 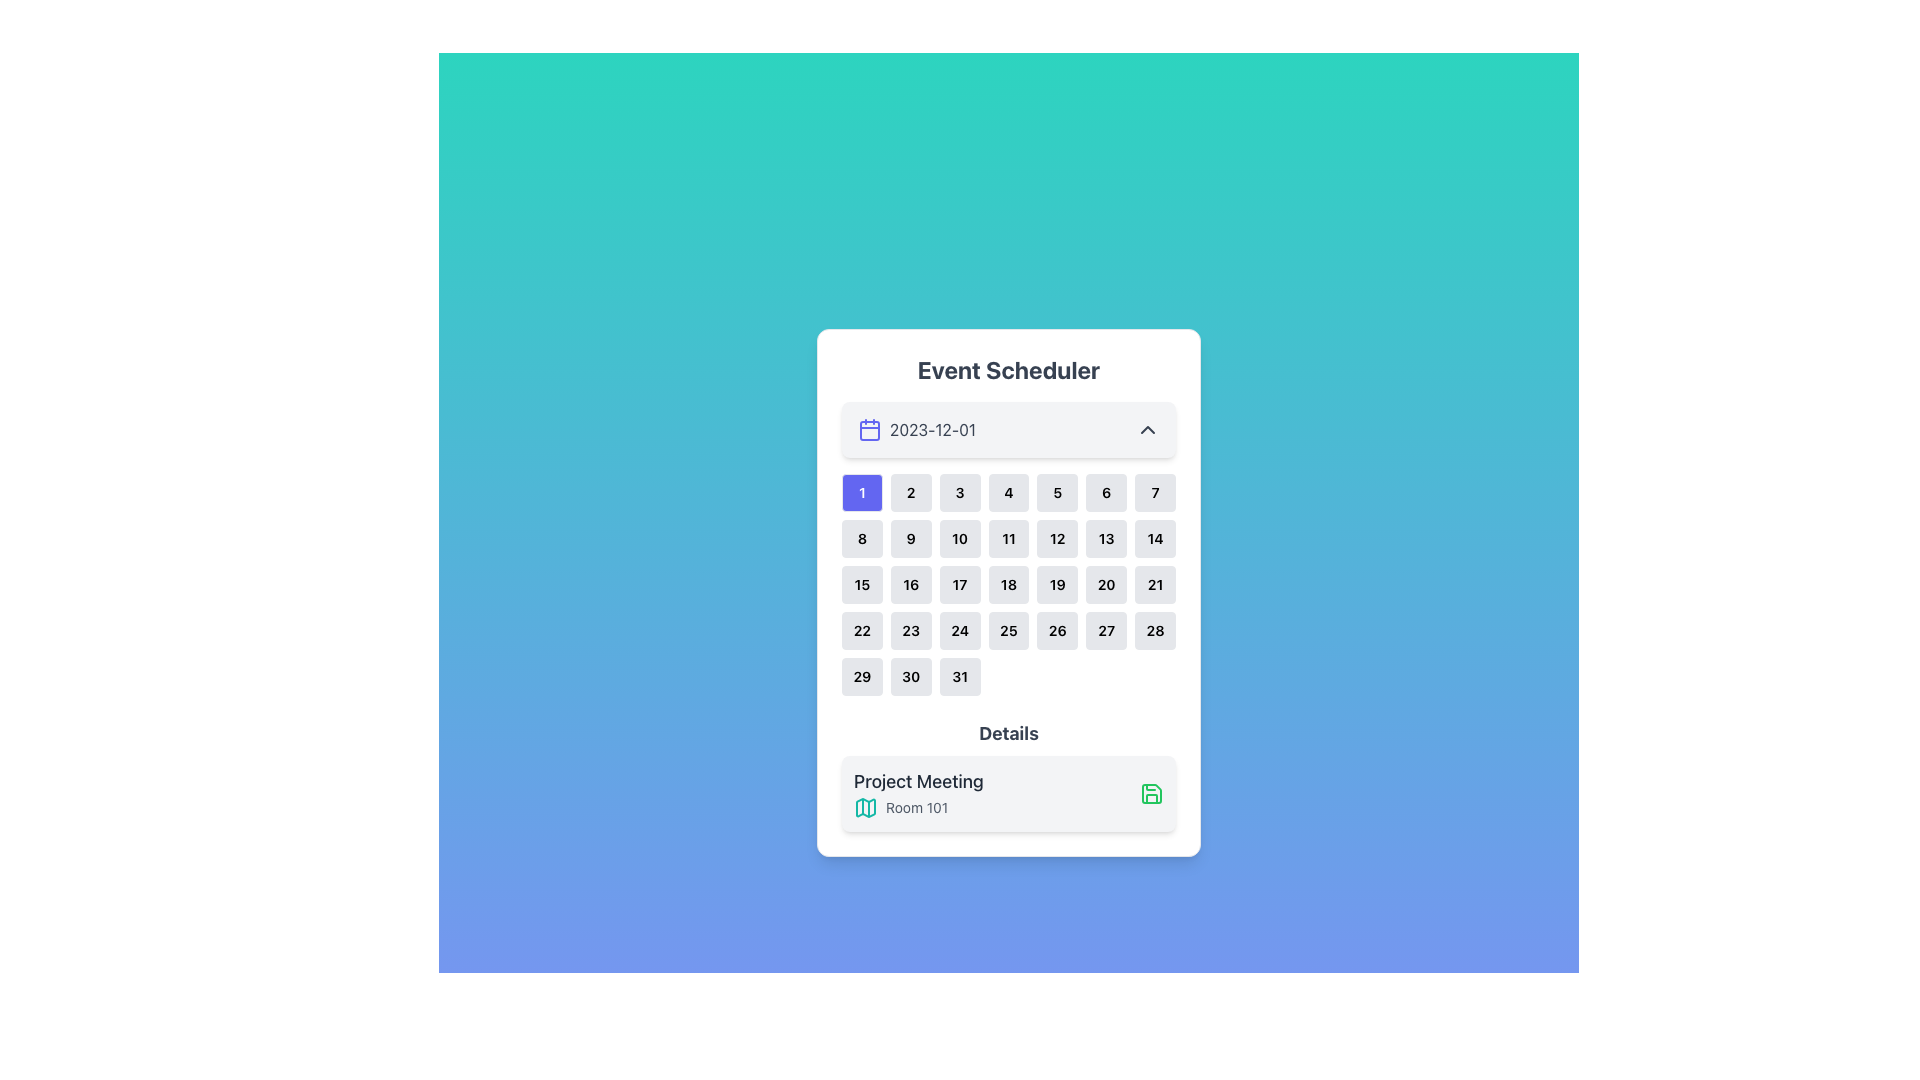 What do you see at coordinates (1056, 631) in the screenshot?
I see `the button representing the 26th day in the calendar` at bounding box center [1056, 631].